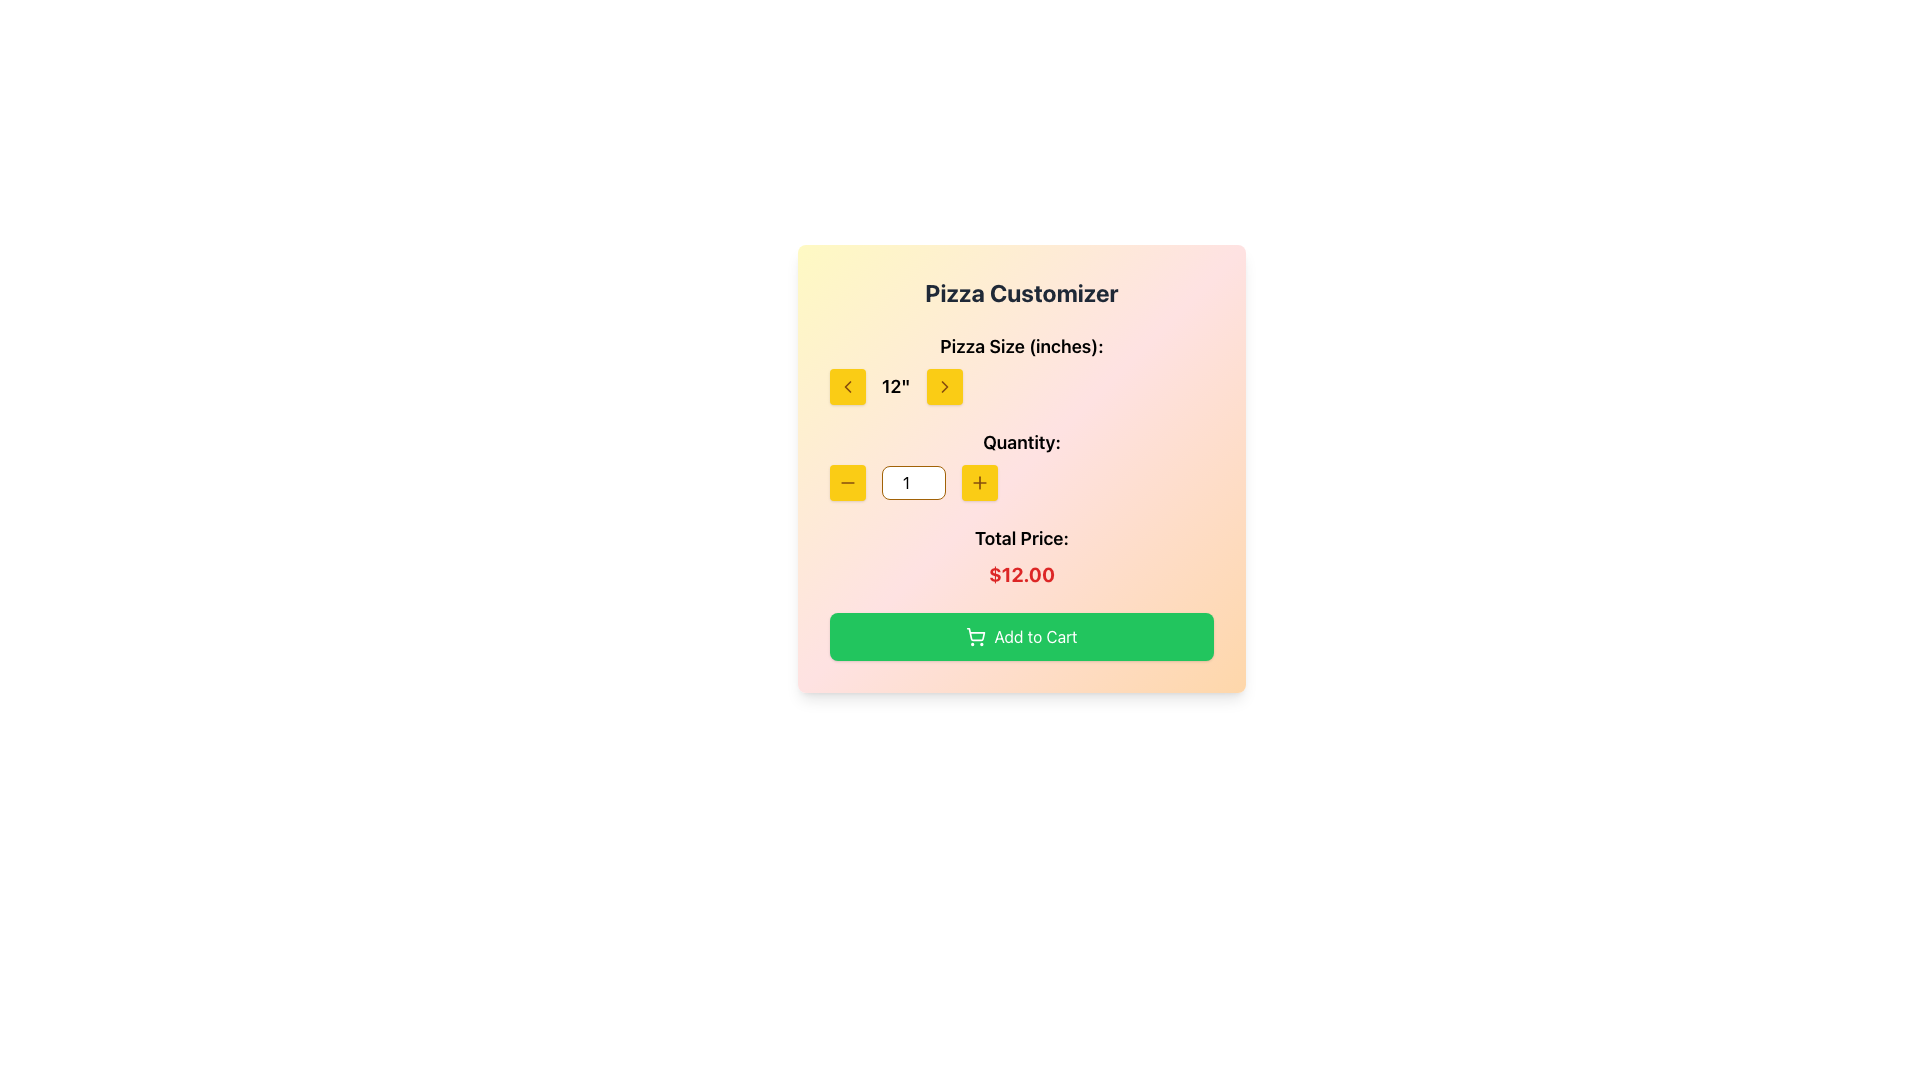 This screenshot has width=1920, height=1080. What do you see at coordinates (943, 386) in the screenshot?
I see `the button located to the right of the '12"' text to increment the pizza size` at bounding box center [943, 386].